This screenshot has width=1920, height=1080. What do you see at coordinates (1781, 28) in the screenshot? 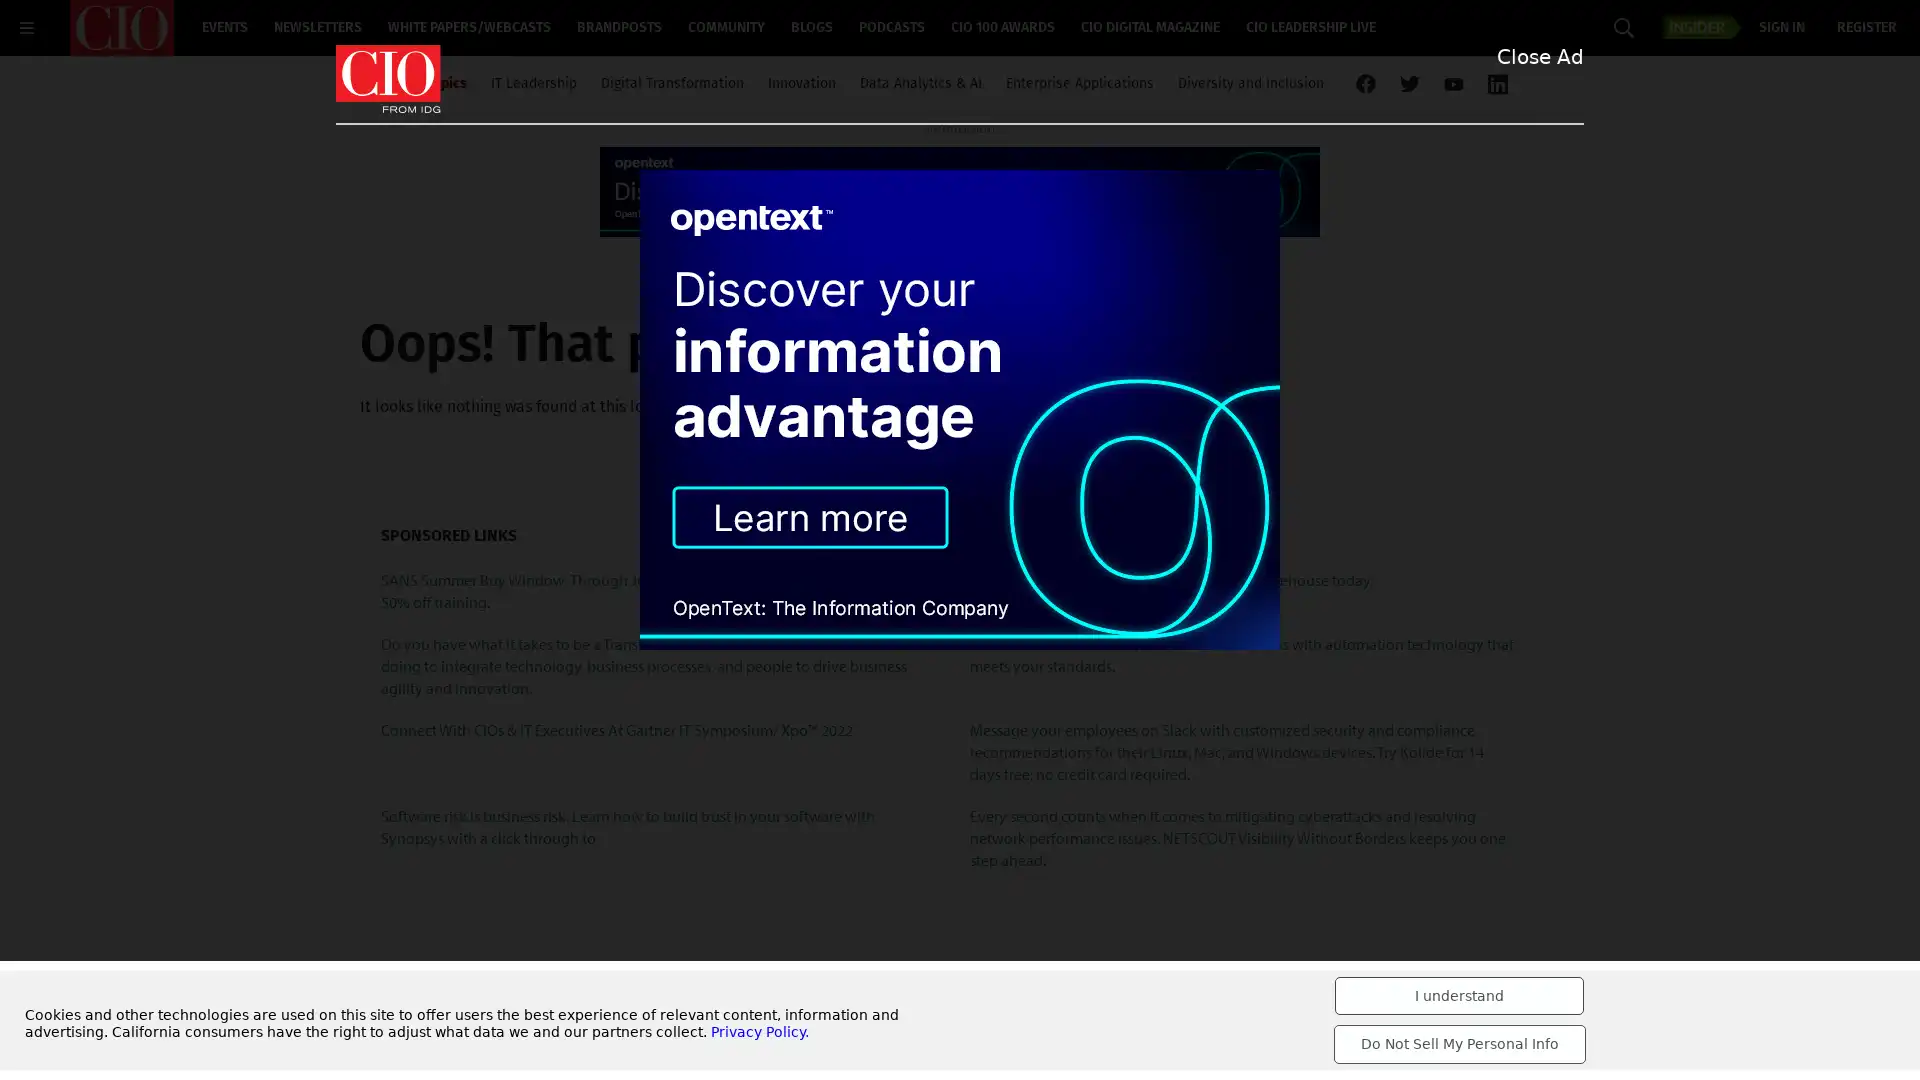
I see `SIGN IN` at bounding box center [1781, 28].